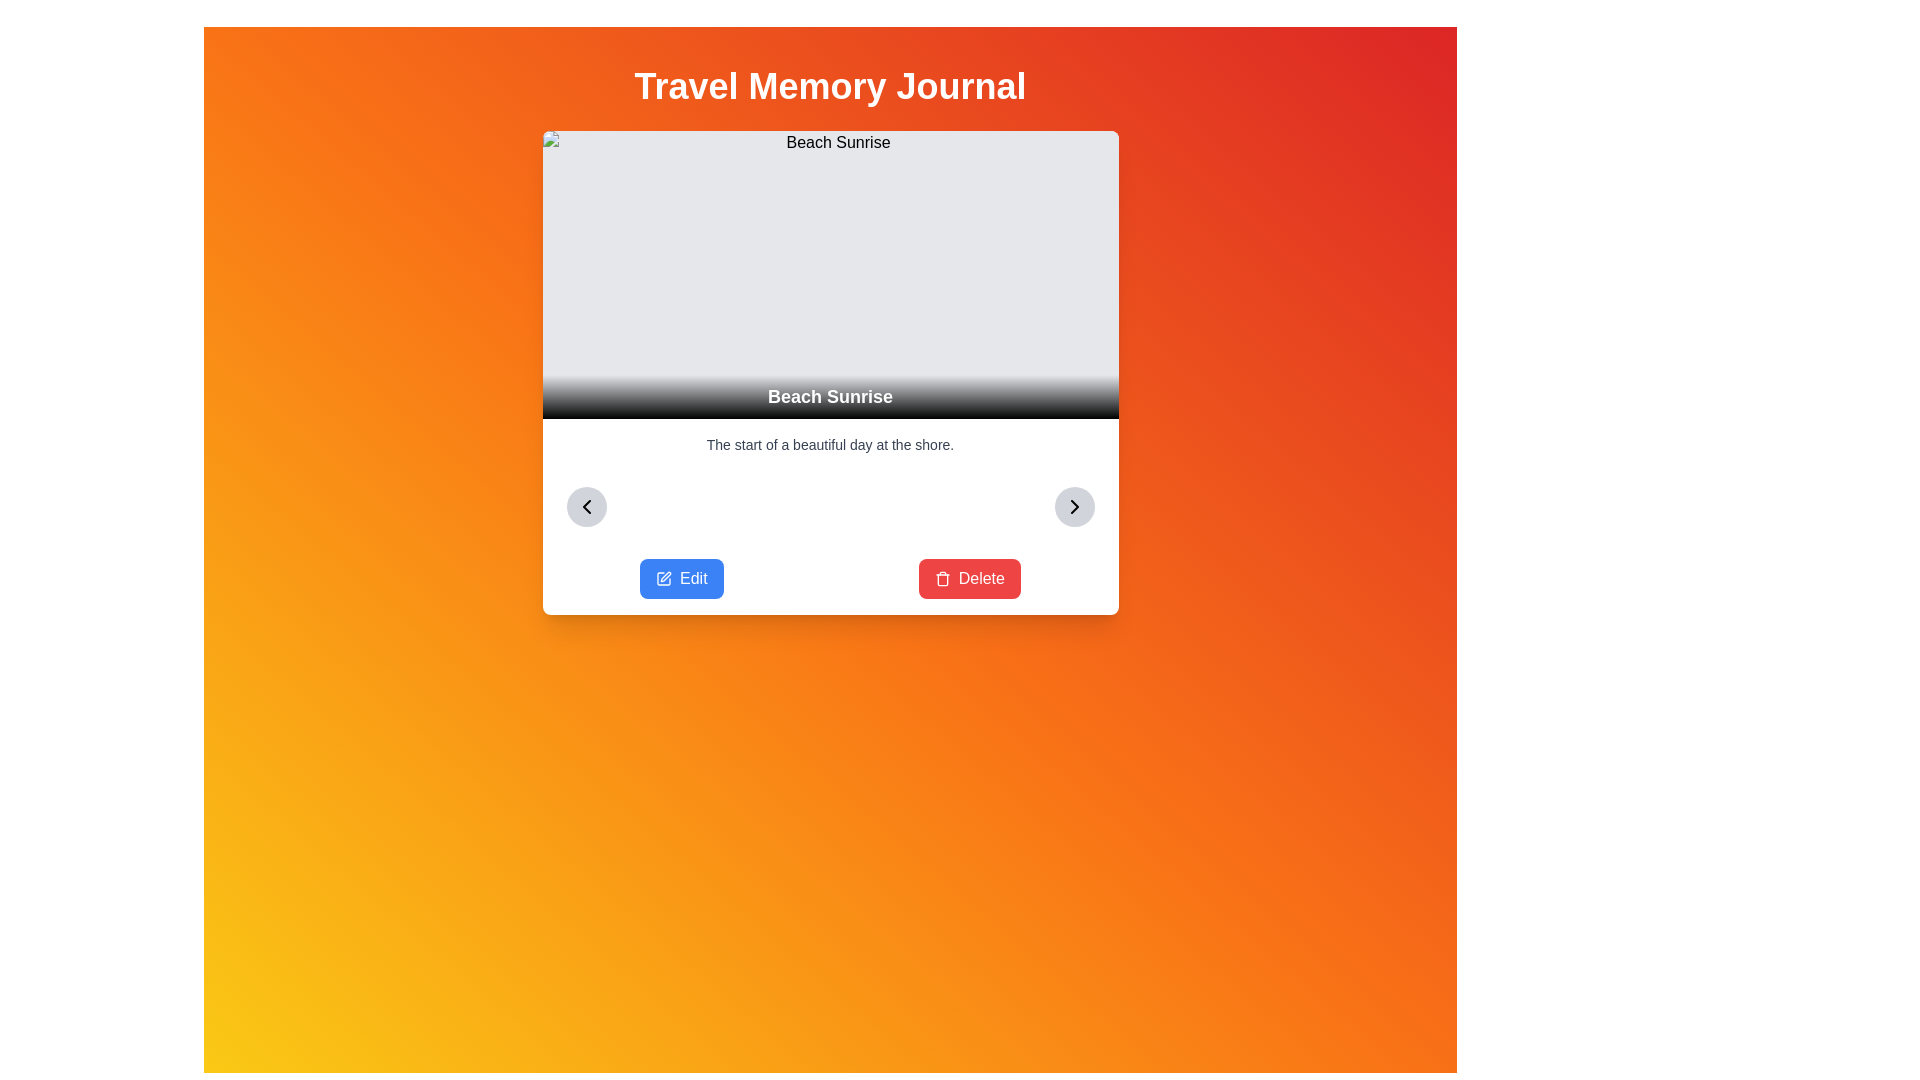 Image resolution: width=1920 pixels, height=1080 pixels. What do you see at coordinates (830, 443) in the screenshot?
I see `the text label containing the message 'The start of a beautiful day at the shore.' located beneath the 'Beach Sunrise' title and above the 'Edit' and 'Delete' buttons` at bounding box center [830, 443].